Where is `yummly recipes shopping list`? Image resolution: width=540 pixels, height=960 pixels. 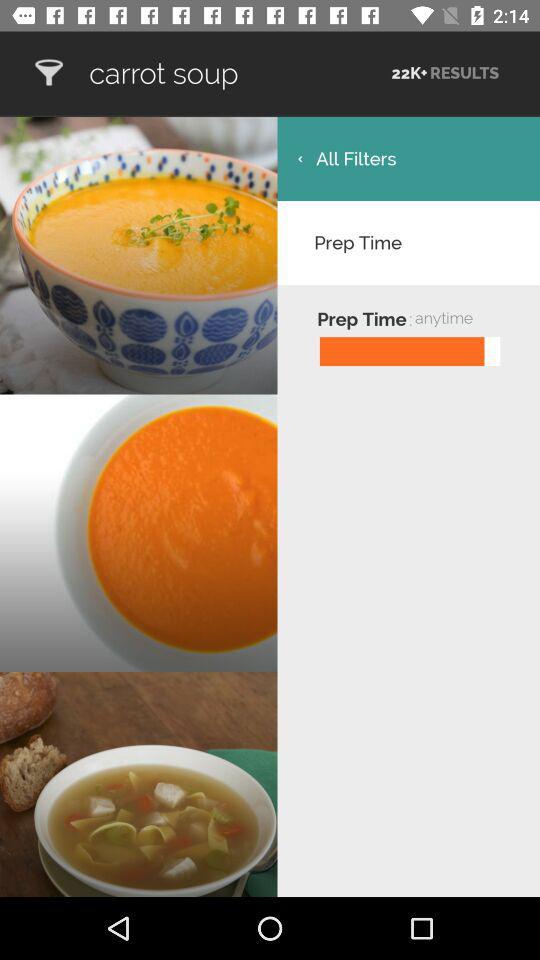 yummly recipes shopping list is located at coordinates (48, 73).